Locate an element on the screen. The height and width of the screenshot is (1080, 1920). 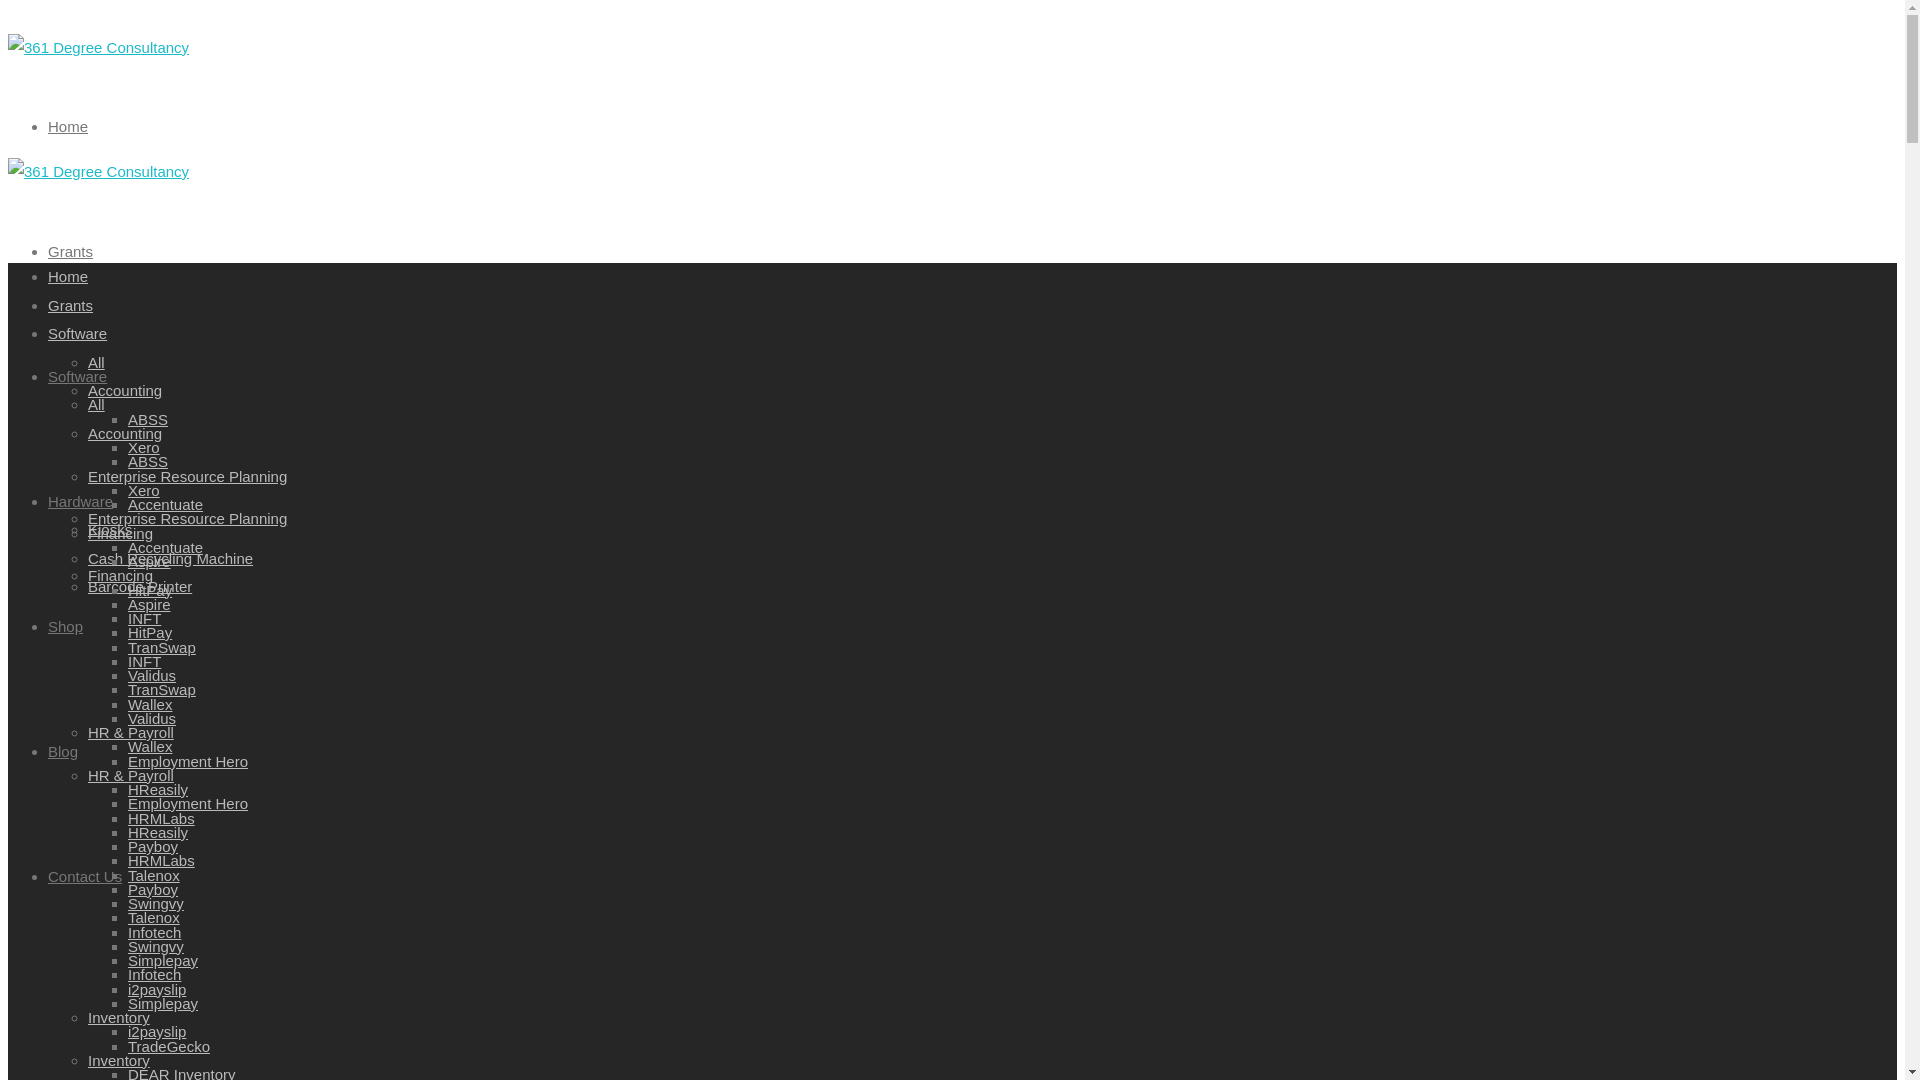
'Swingvy' is located at coordinates (155, 945).